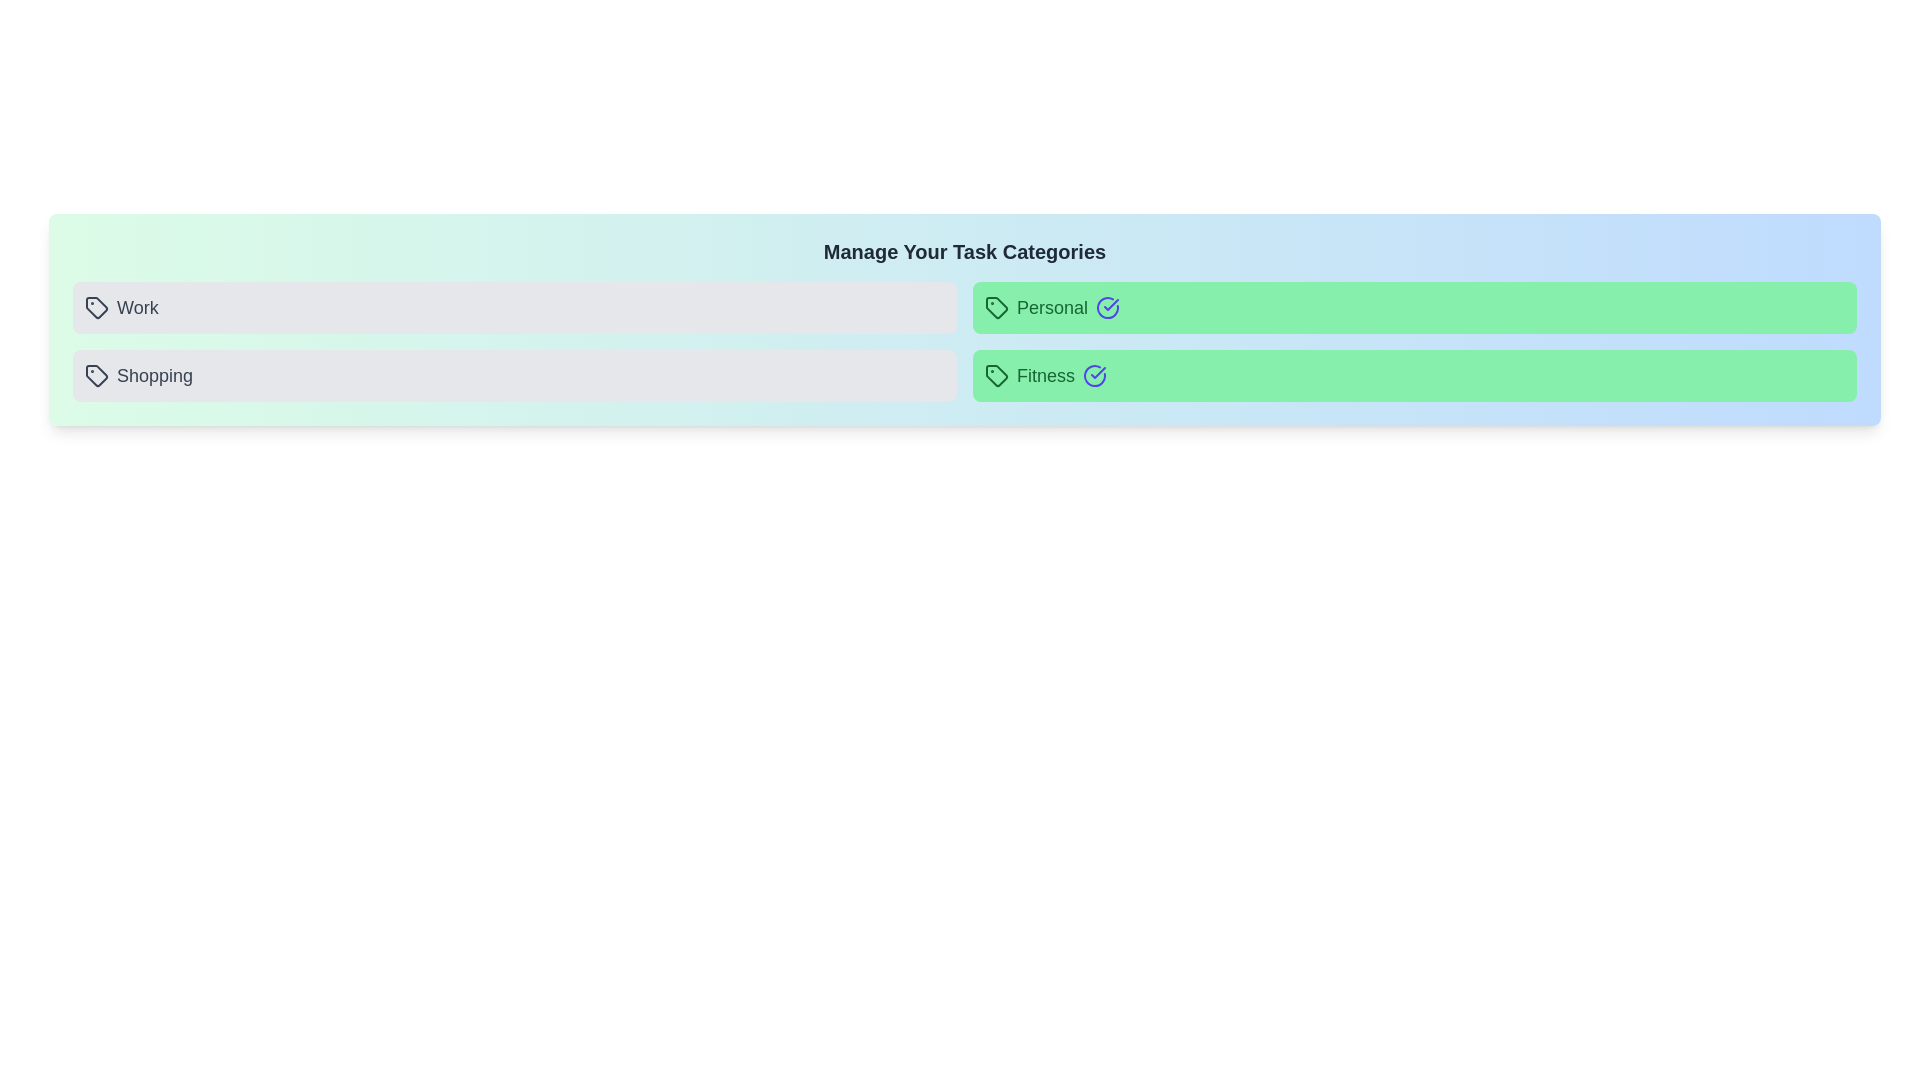 This screenshot has height=1080, width=1920. Describe the element at coordinates (514, 375) in the screenshot. I see `the category Shopping by clicking on it` at that location.